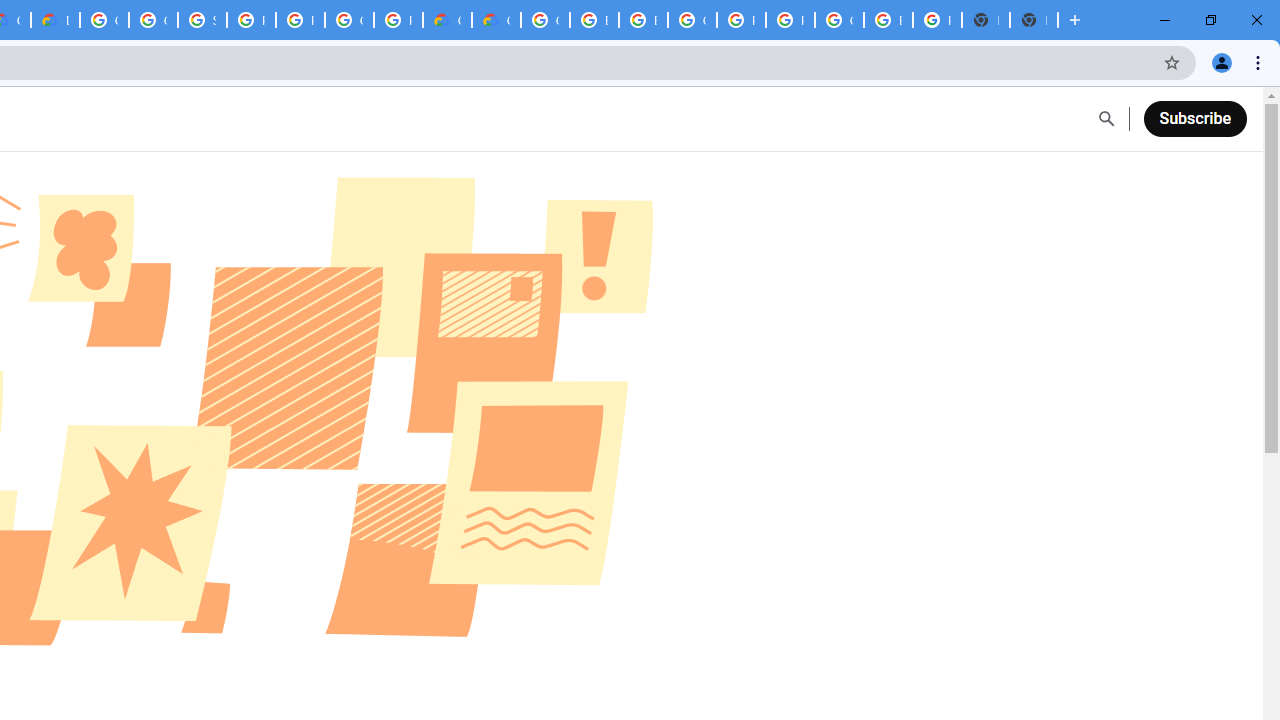 Image resolution: width=1280 pixels, height=720 pixels. What do you see at coordinates (496, 20) in the screenshot?
I see `'Google Cloud Estimate Summary'` at bounding box center [496, 20].